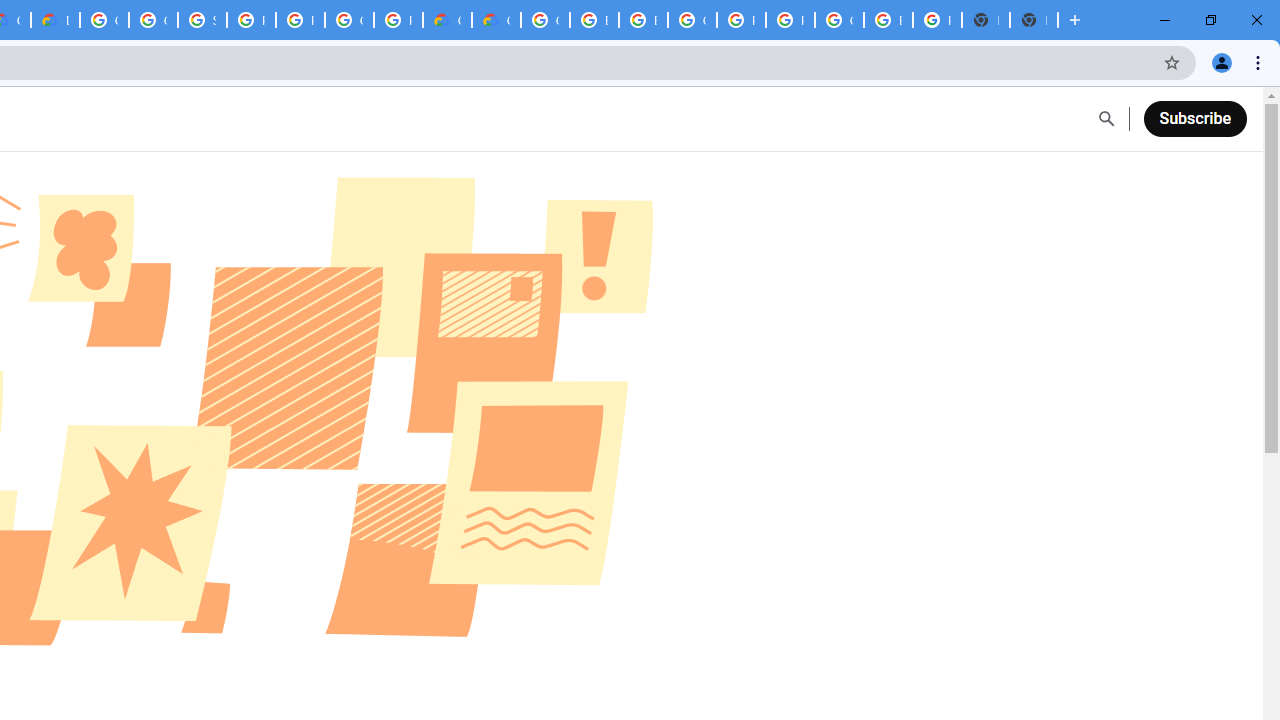 Image resolution: width=1280 pixels, height=720 pixels. What do you see at coordinates (496, 20) in the screenshot?
I see `'Google Cloud Estimate Summary'` at bounding box center [496, 20].